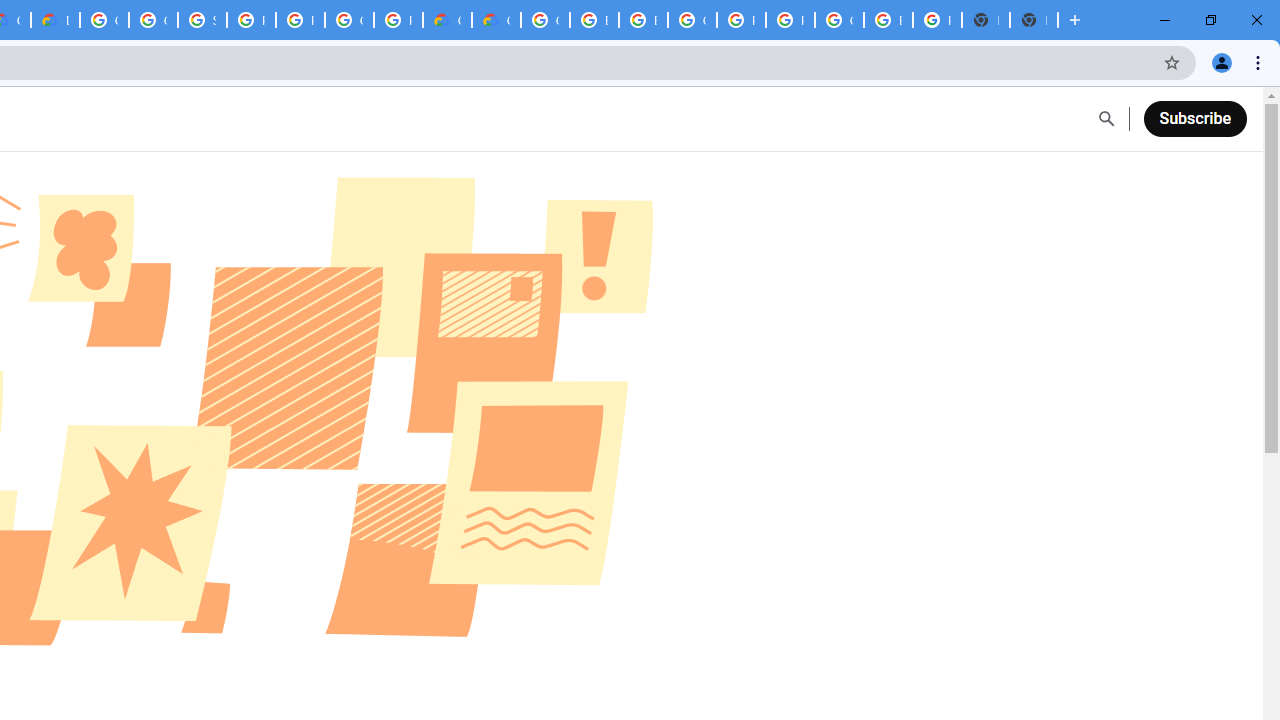 Image resolution: width=1280 pixels, height=720 pixels. What do you see at coordinates (496, 20) in the screenshot?
I see `'Google Cloud Estimate Summary'` at bounding box center [496, 20].